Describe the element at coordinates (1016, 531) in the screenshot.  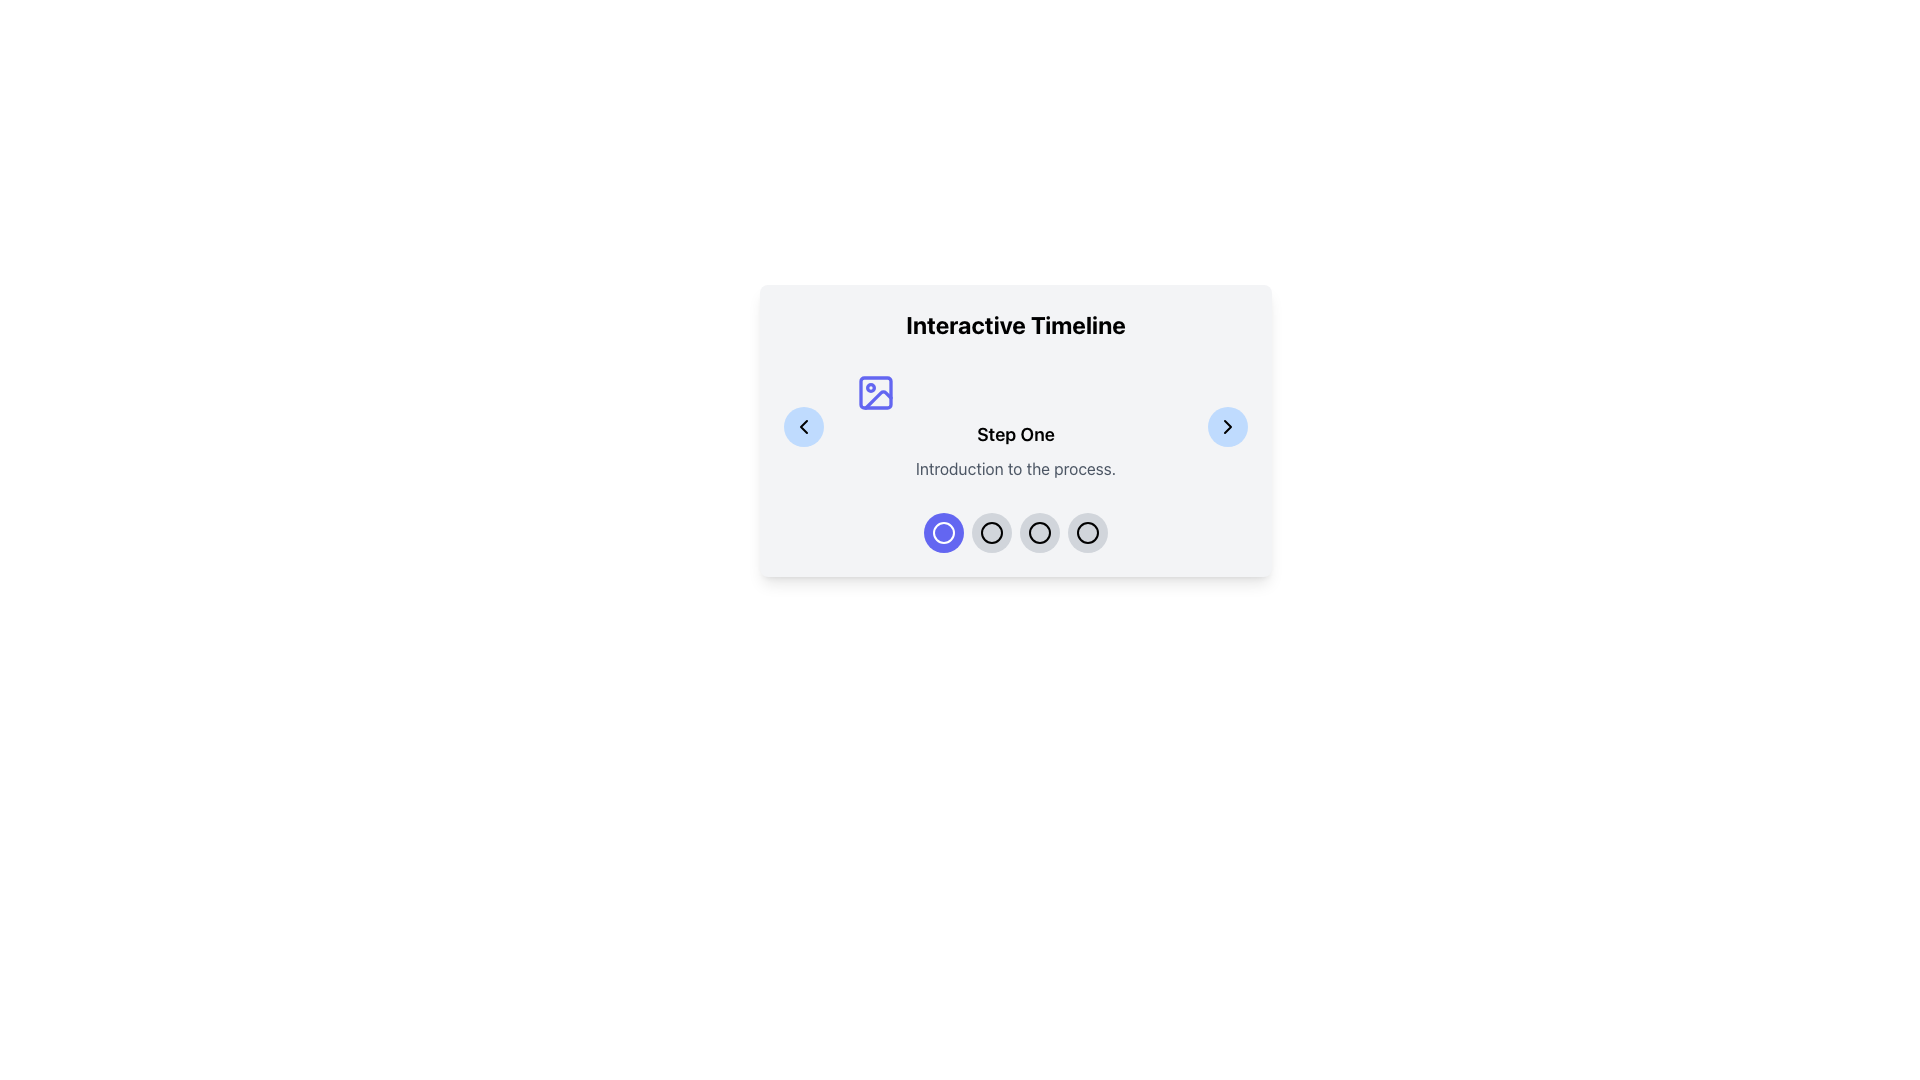
I see `the progress indicator or stepper component located at the bottom of the 'Interactive Timeline' card` at that location.